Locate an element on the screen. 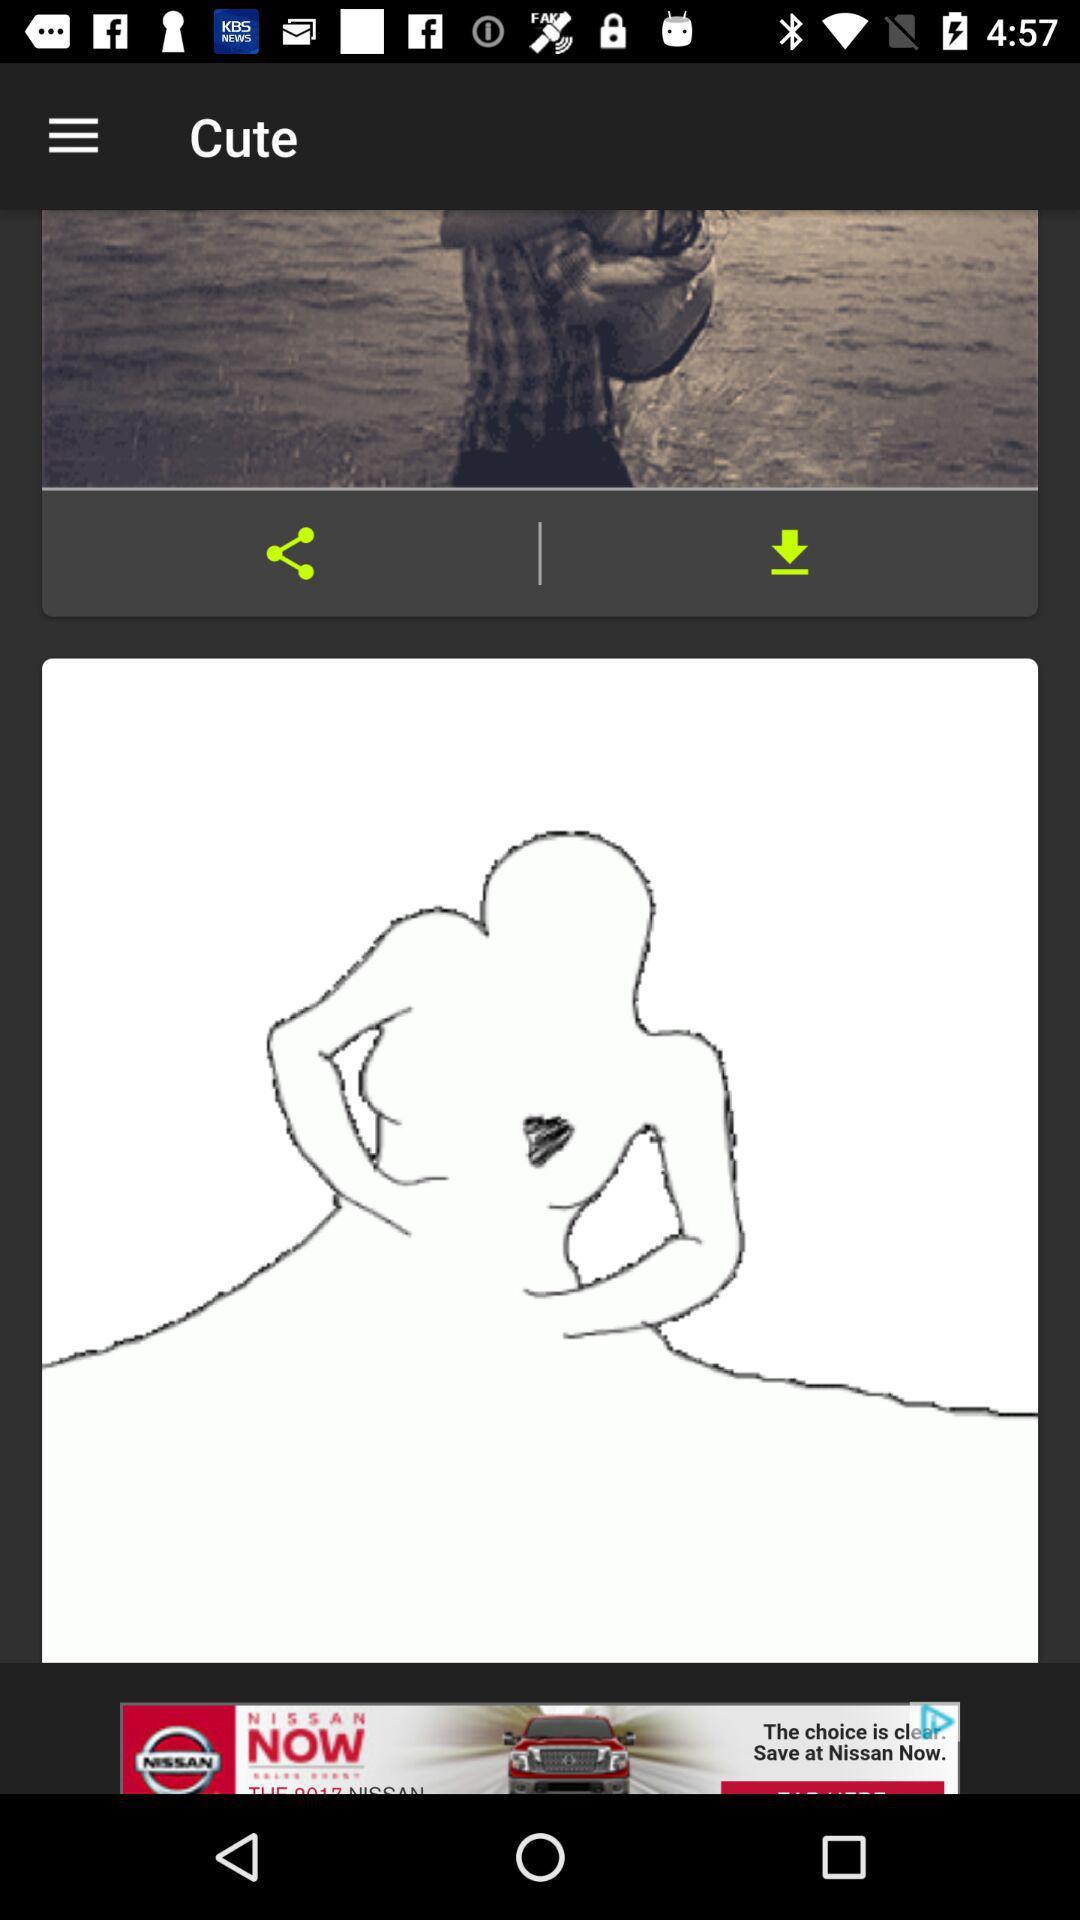 The width and height of the screenshot is (1080, 1920). click share is located at coordinates (290, 553).